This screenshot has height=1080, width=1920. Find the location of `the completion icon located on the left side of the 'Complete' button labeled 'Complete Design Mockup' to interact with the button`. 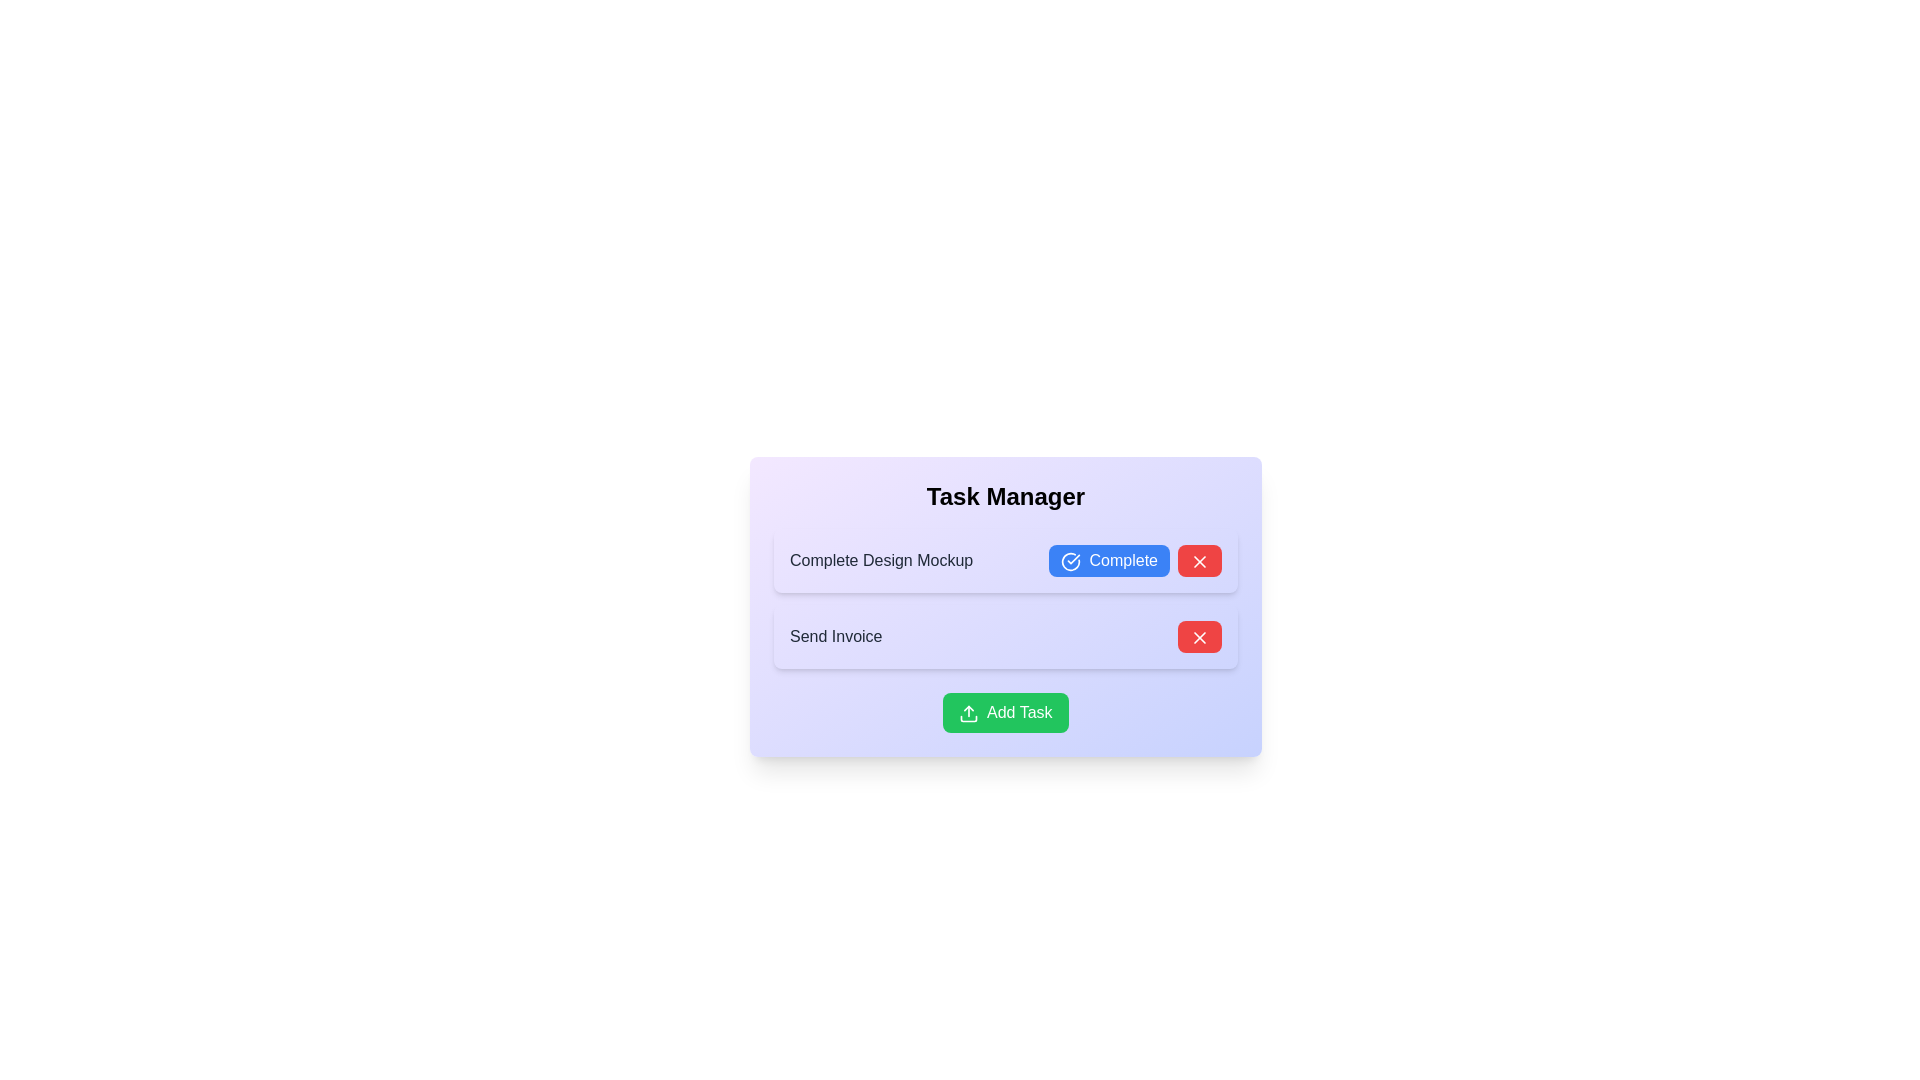

the completion icon located on the left side of the 'Complete' button labeled 'Complete Design Mockup' to interact with the button is located at coordinates (1070, 561).